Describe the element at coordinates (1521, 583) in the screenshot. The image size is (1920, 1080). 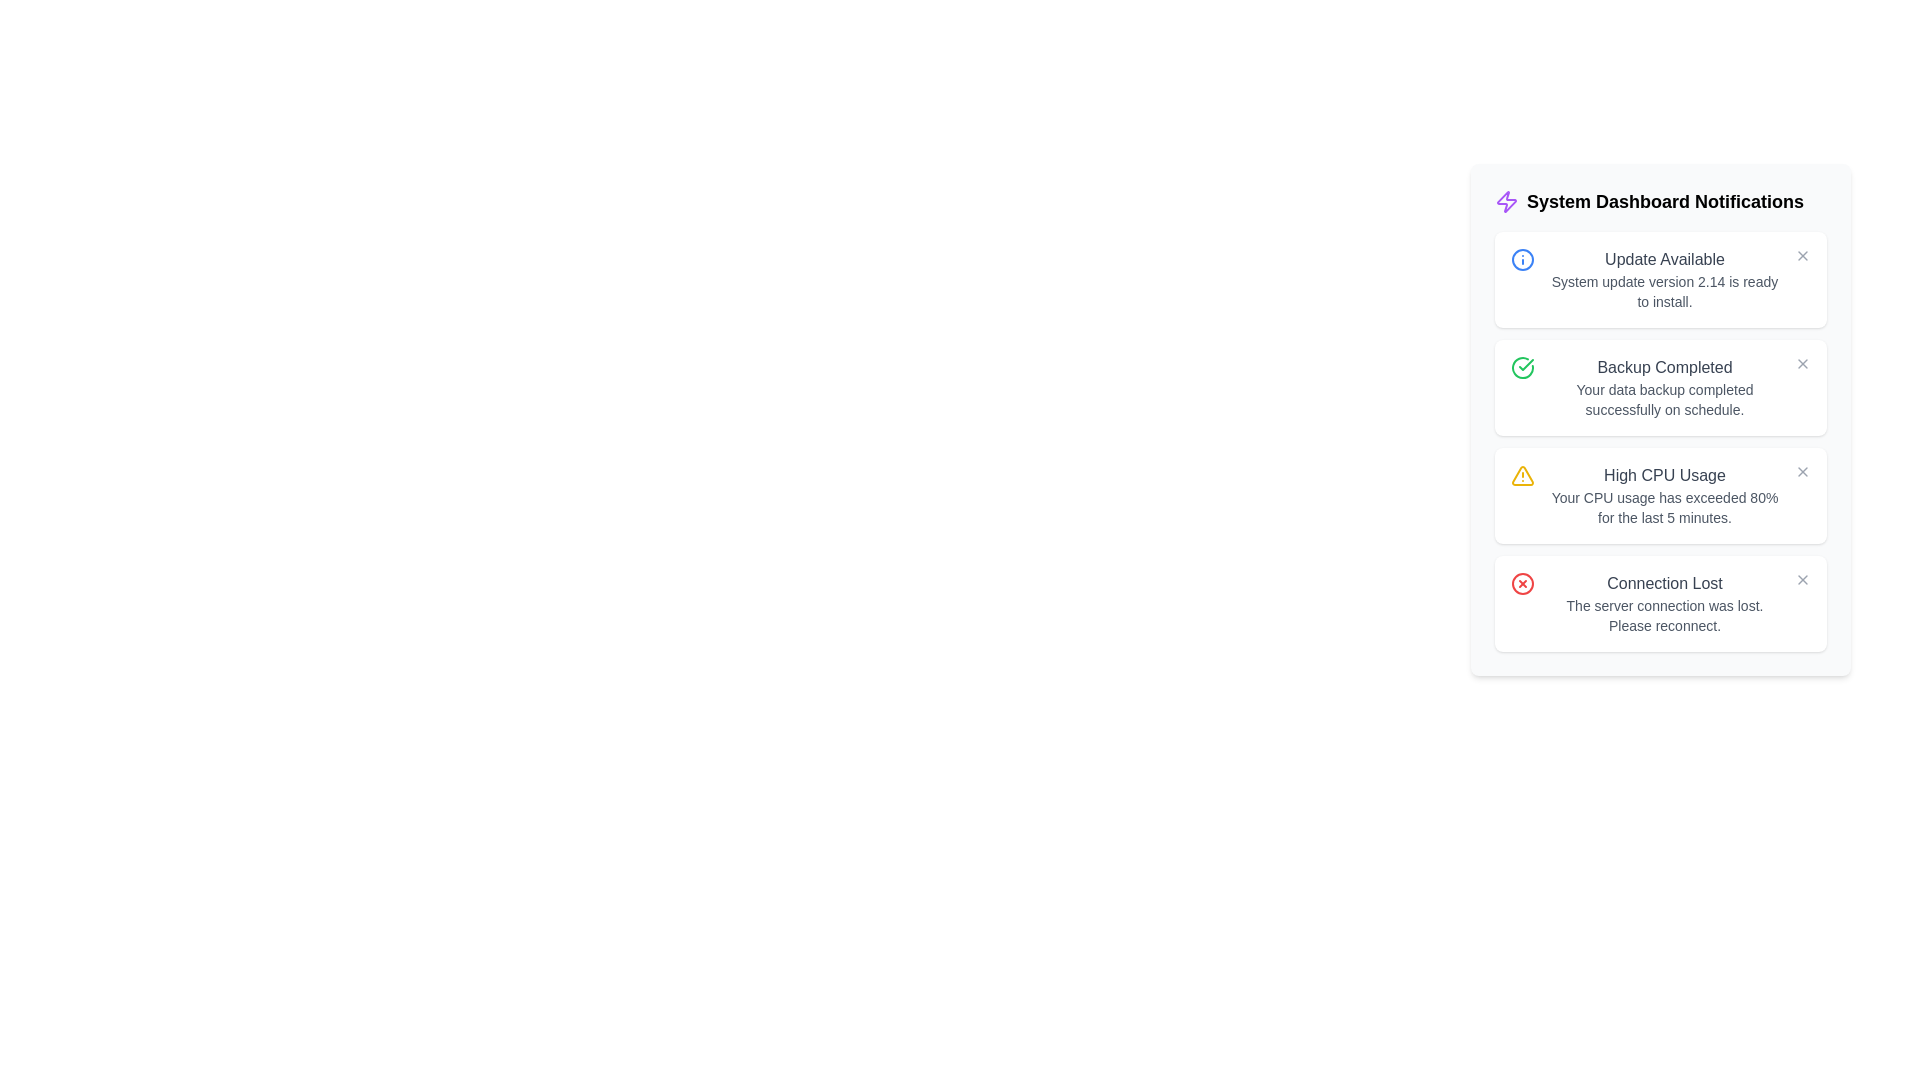
I see `the error notification icon indicating 'Connection Lost' located at the top-left corner of the notification box` at that location.